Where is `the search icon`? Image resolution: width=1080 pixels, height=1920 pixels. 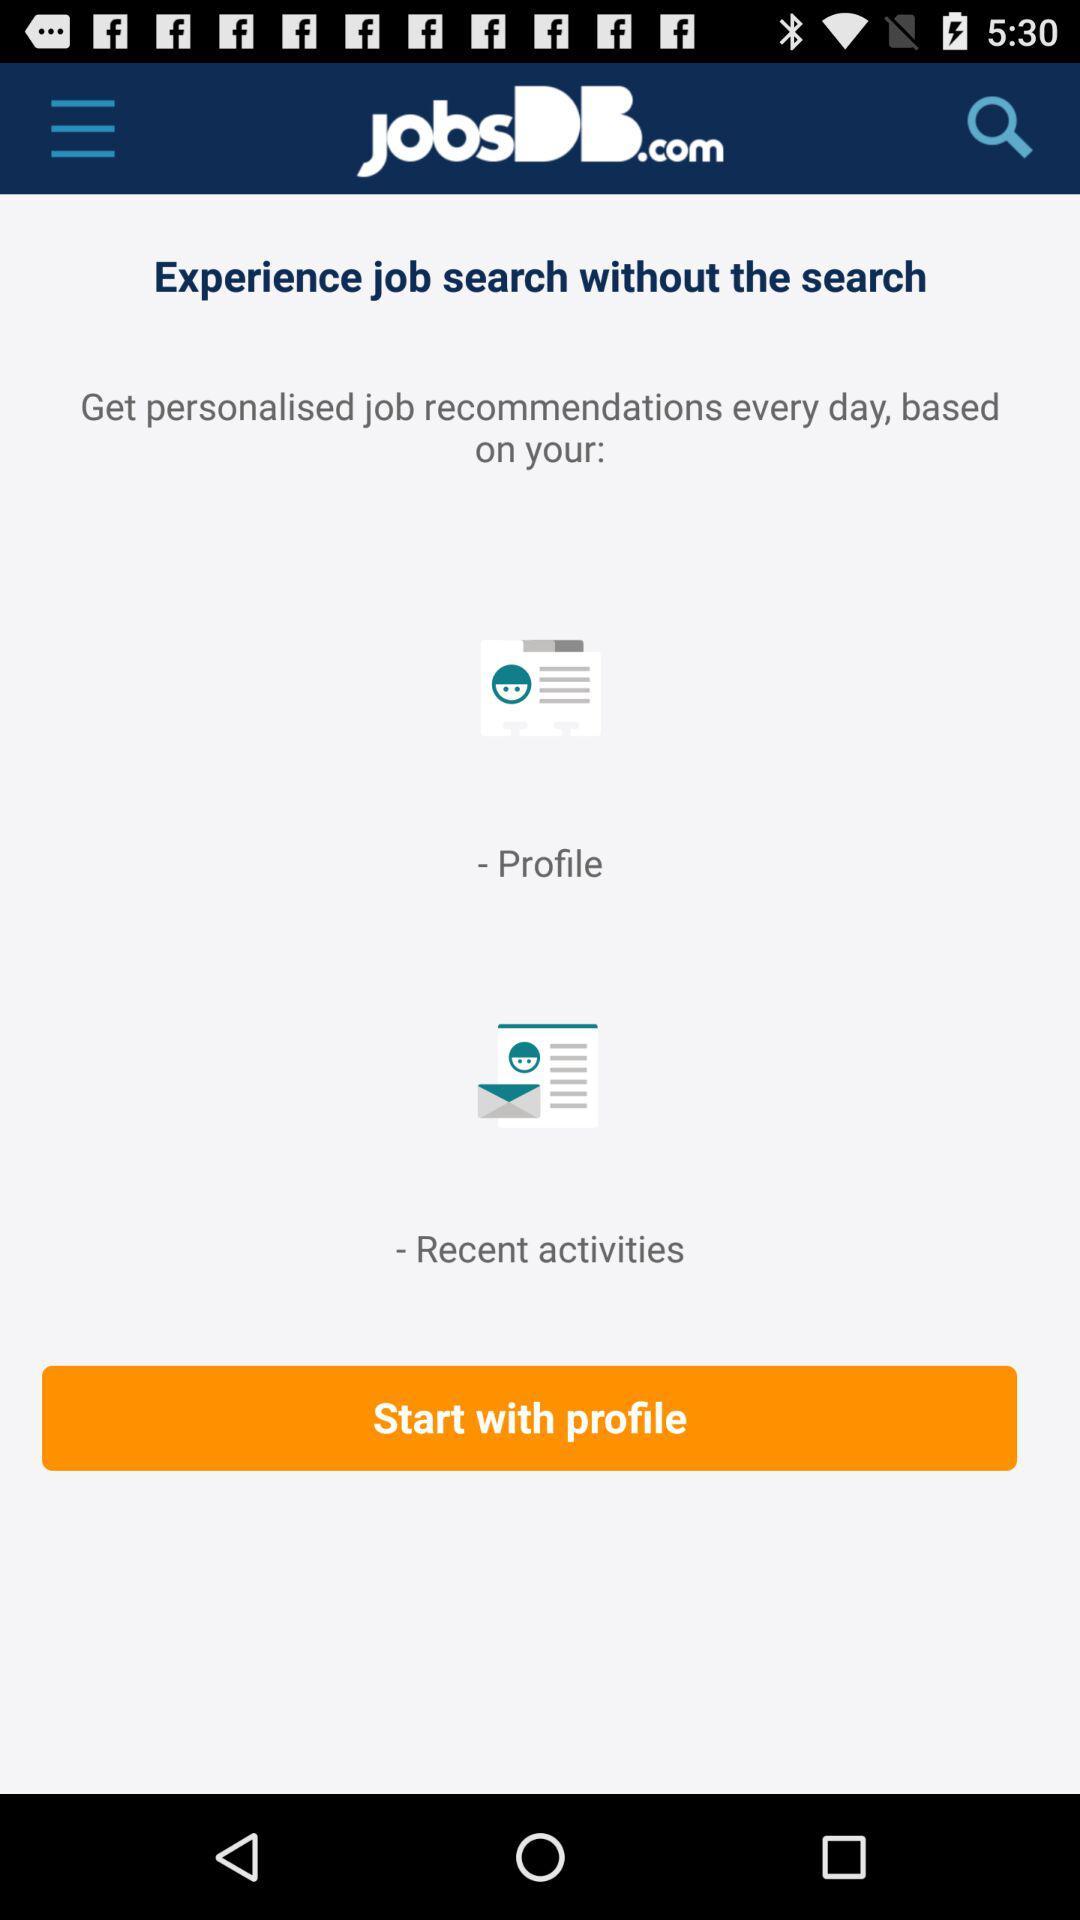 the search icon is located at coordinates (1001, 137).